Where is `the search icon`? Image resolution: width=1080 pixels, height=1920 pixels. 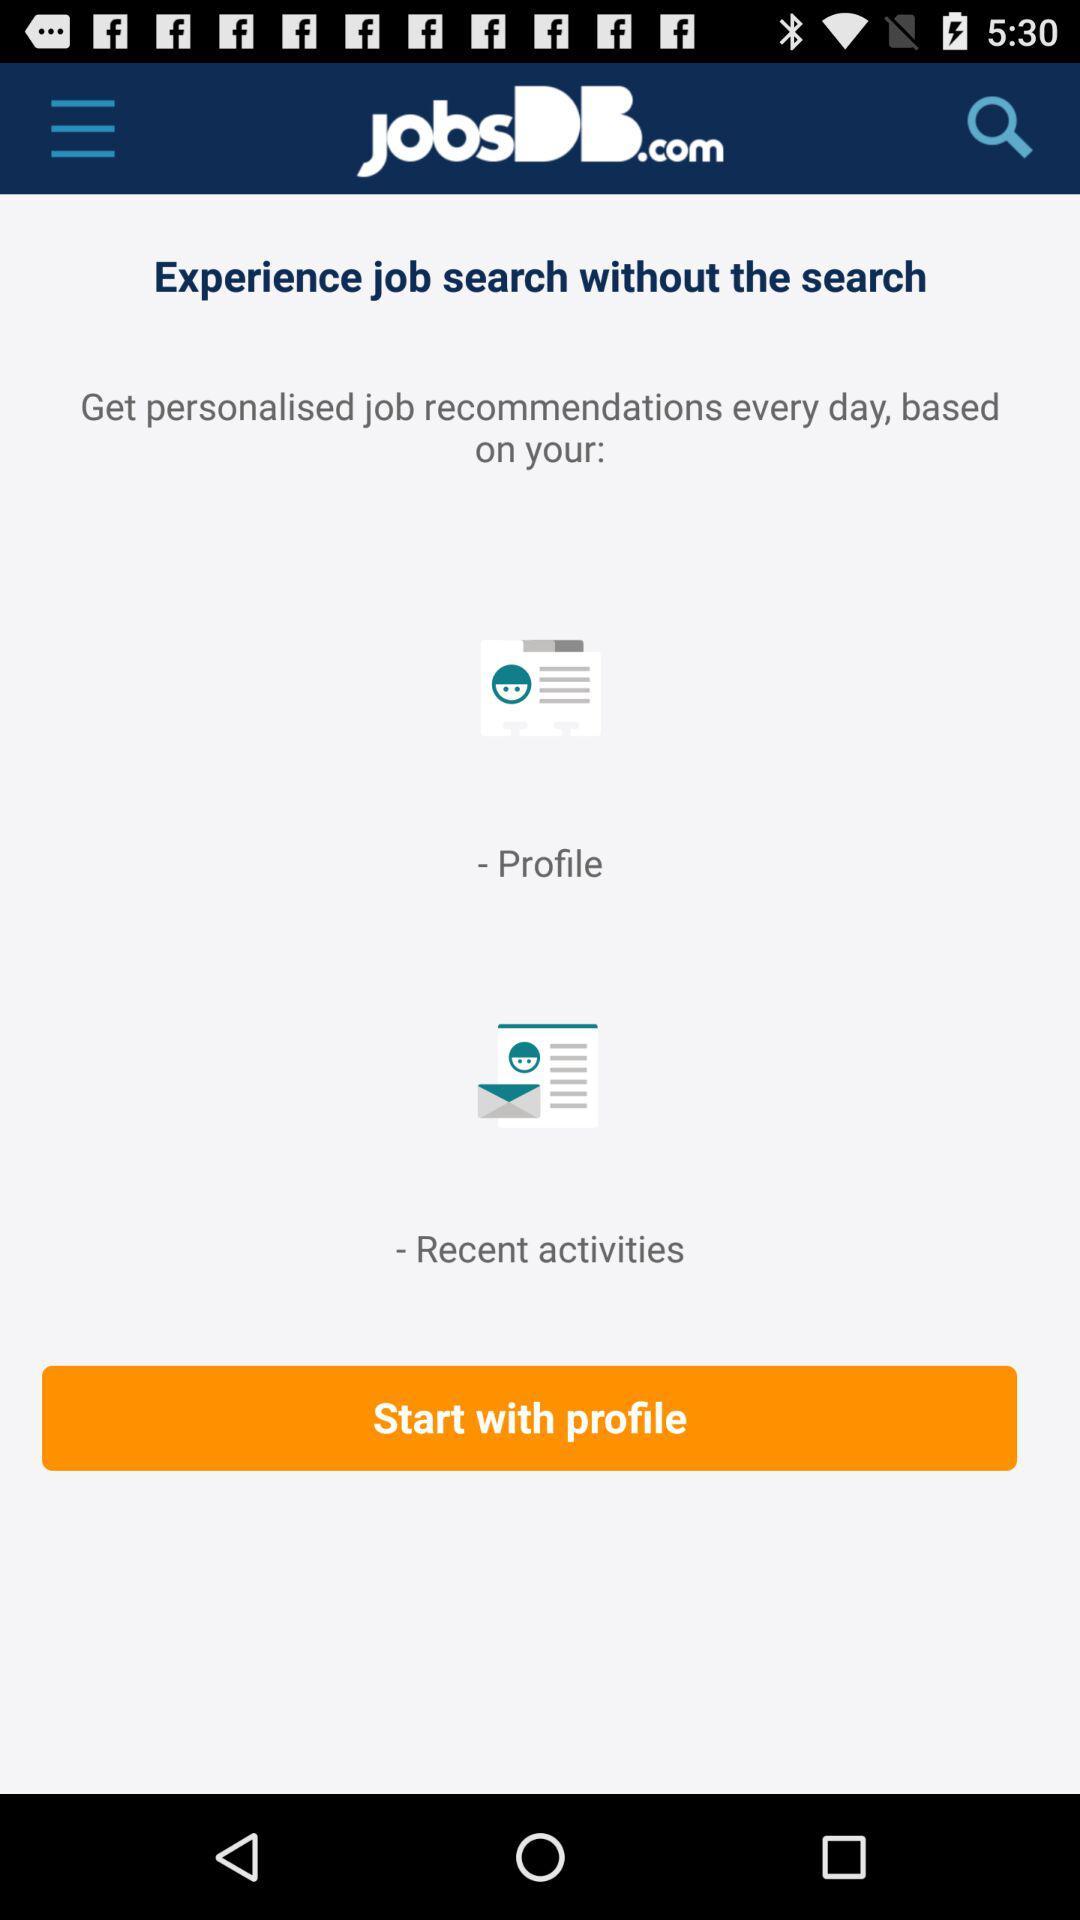 the search icon is located at coordinates (1001, 137).